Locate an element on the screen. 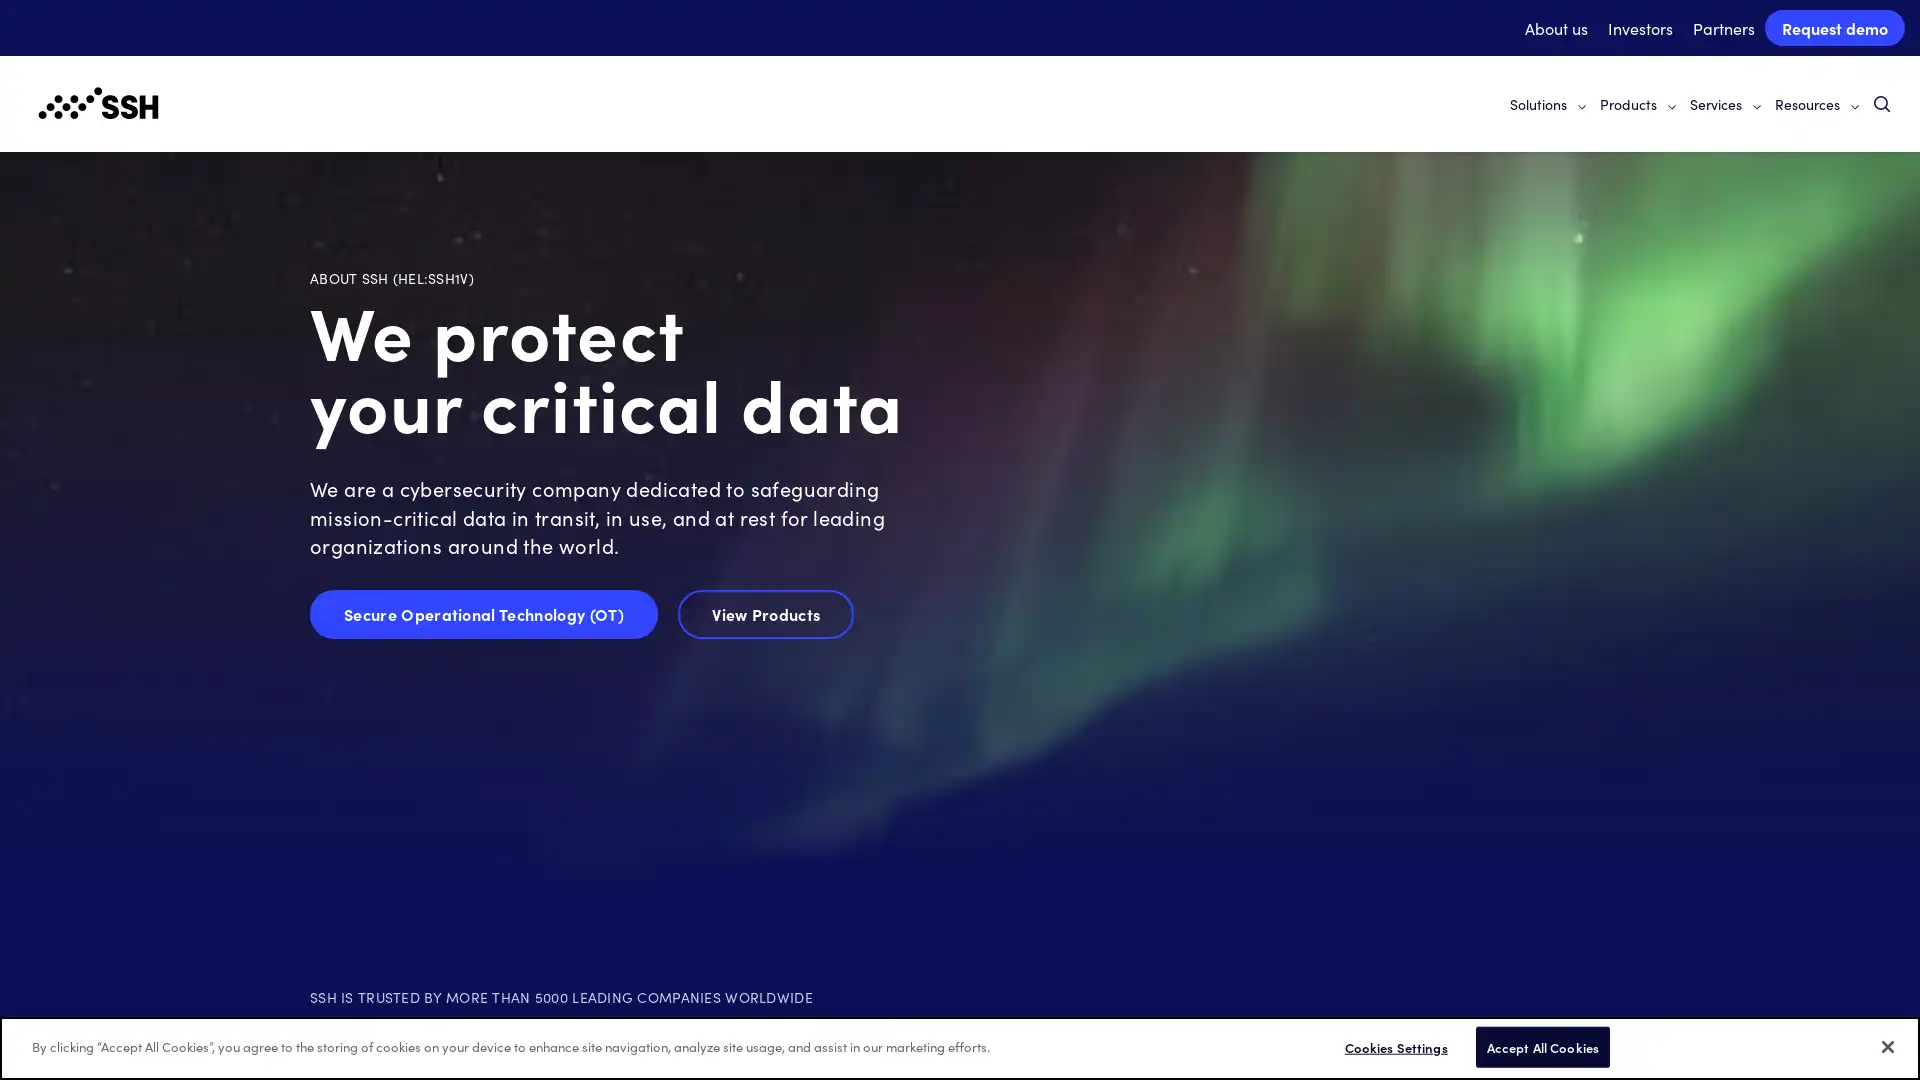 The height and width of the screenshot is (1080, 1920). Accept All Cookies is located at coordinates (1541, 1045).